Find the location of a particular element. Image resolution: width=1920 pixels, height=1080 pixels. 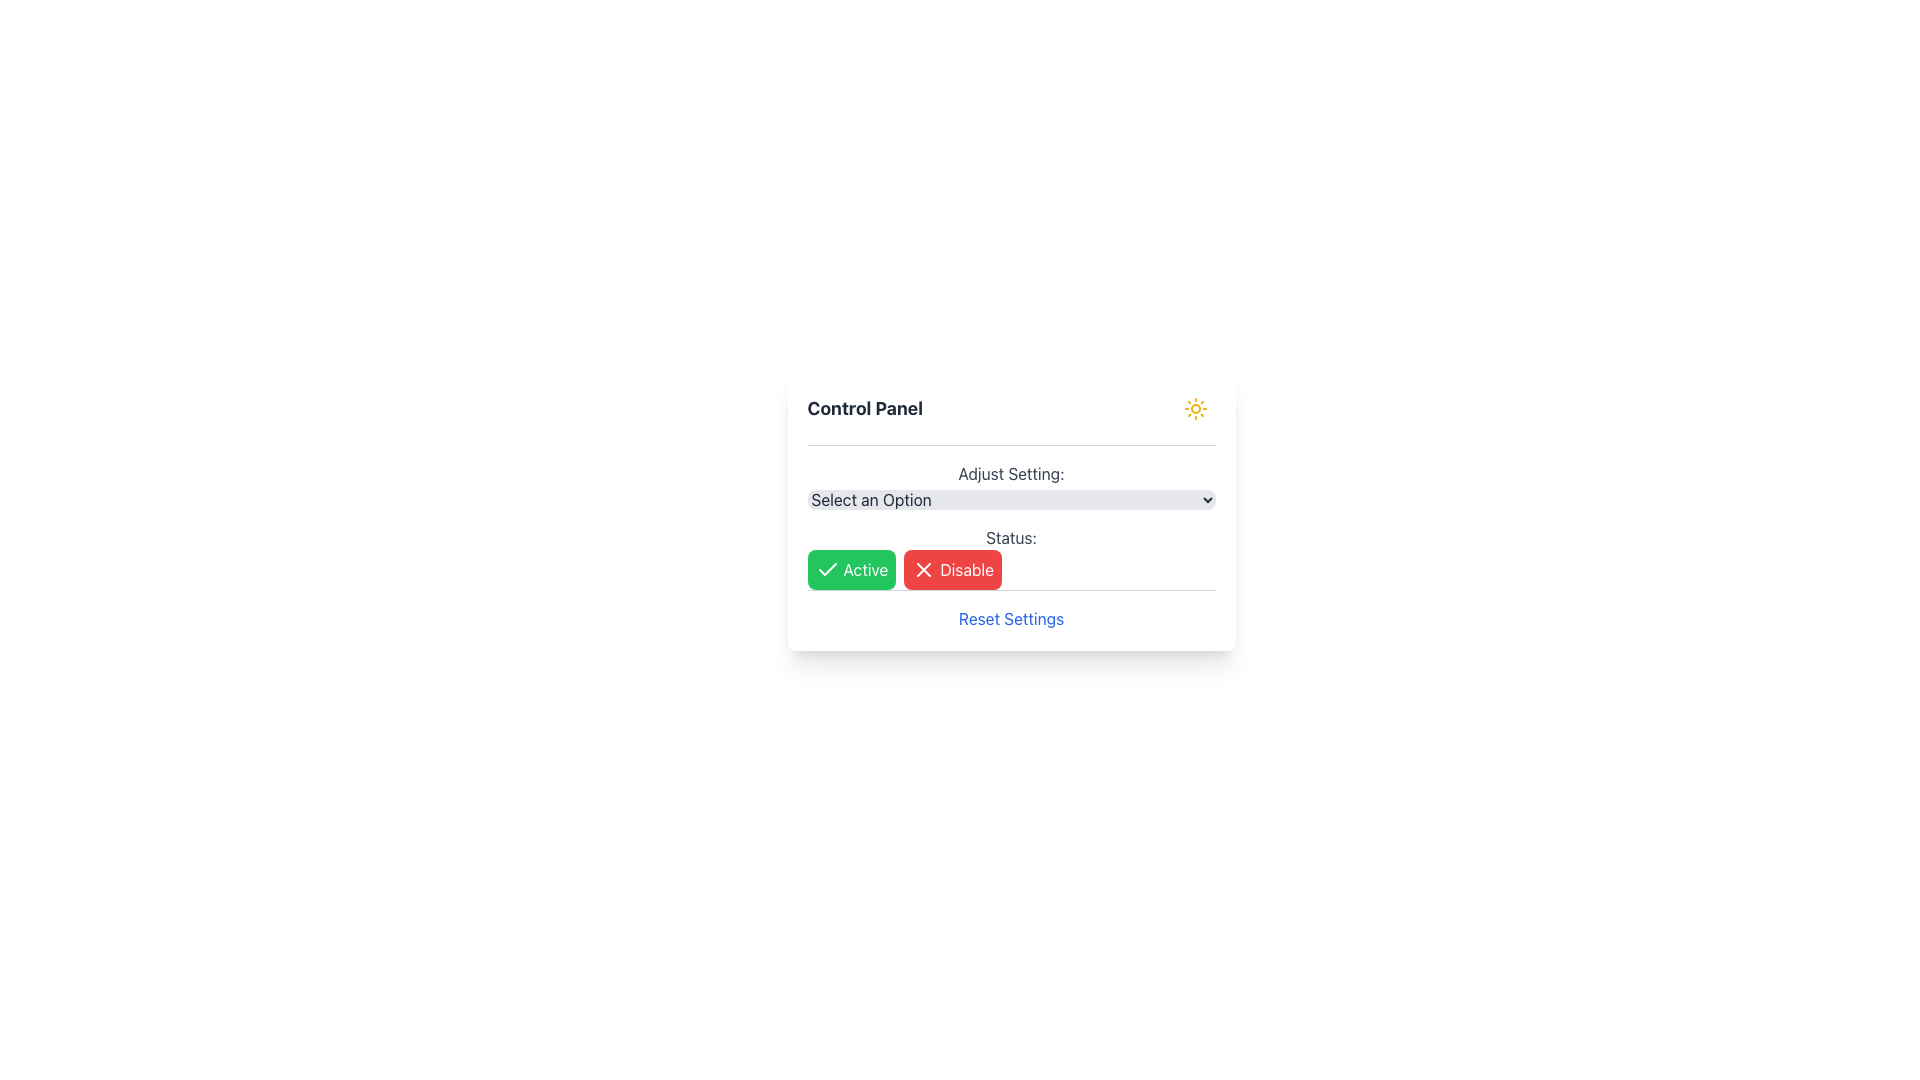

the compact green icon with a white checkmark symbol located within the 'Active' button in the status selector section is located at coordinates (827, 570).